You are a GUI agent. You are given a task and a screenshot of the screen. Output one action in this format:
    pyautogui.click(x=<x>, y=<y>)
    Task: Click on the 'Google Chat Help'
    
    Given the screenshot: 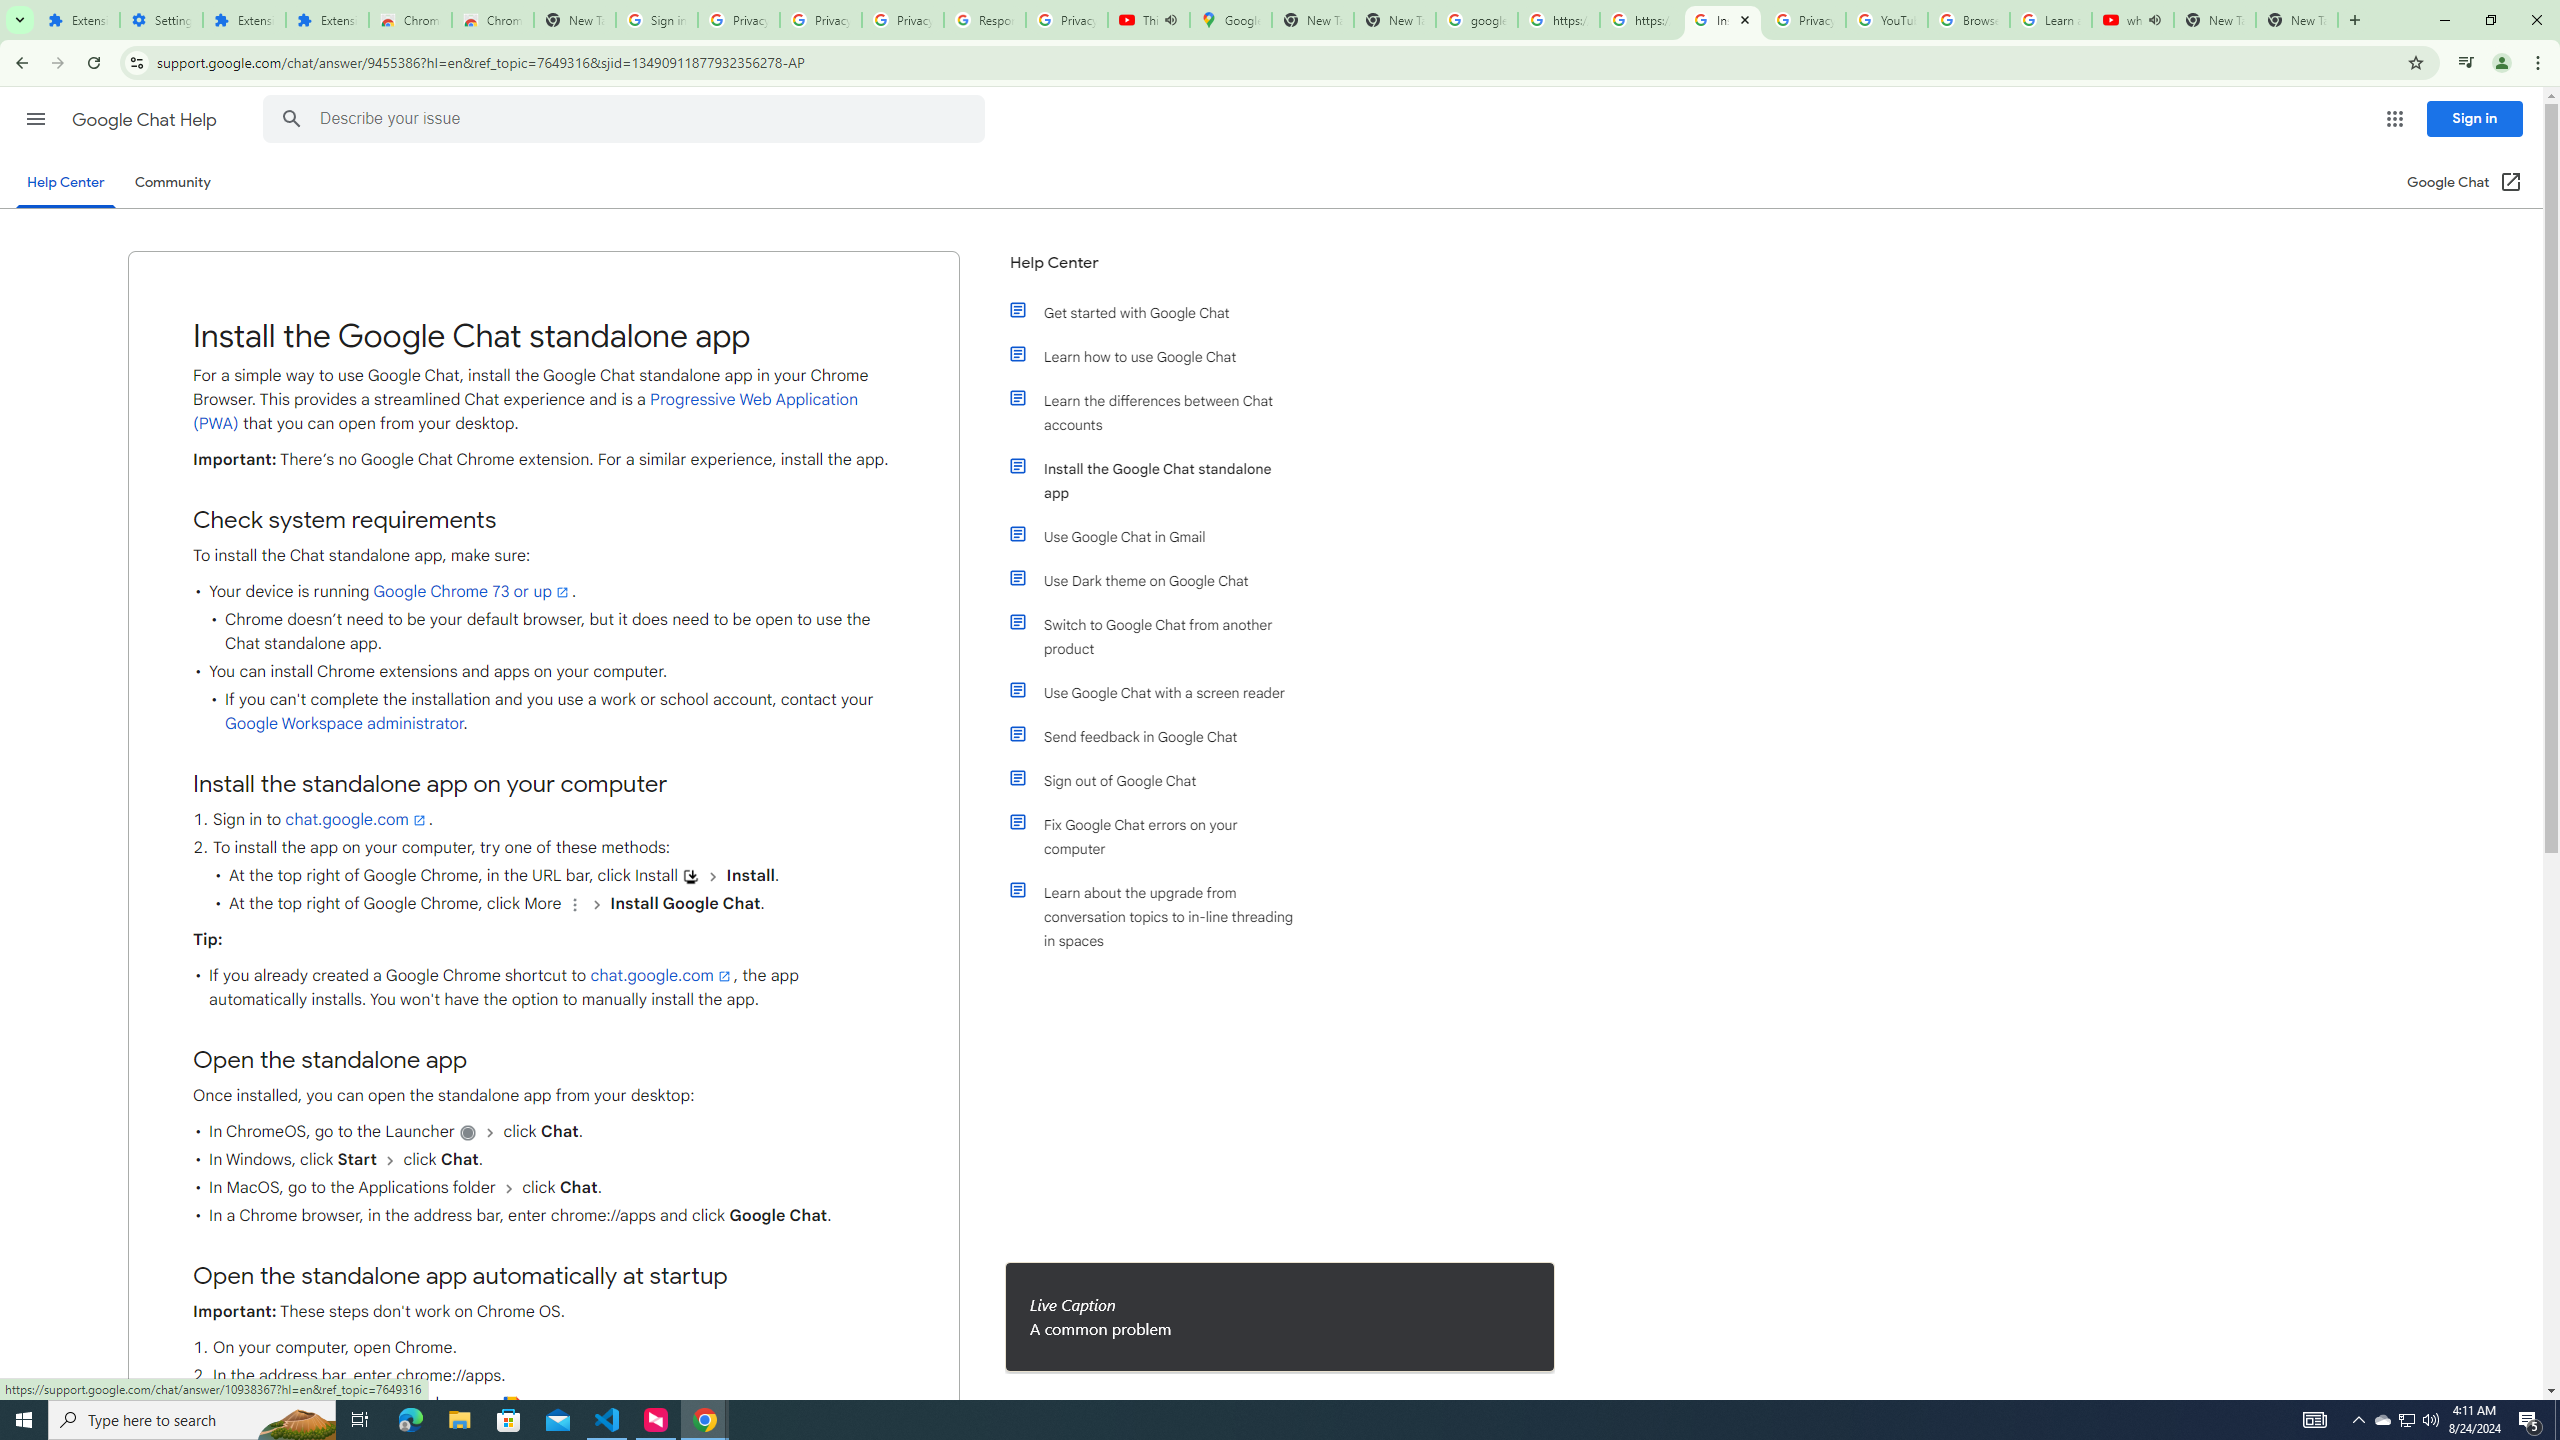 What is the action you would take?
    pyautogui.click(x=144, y=119)
    